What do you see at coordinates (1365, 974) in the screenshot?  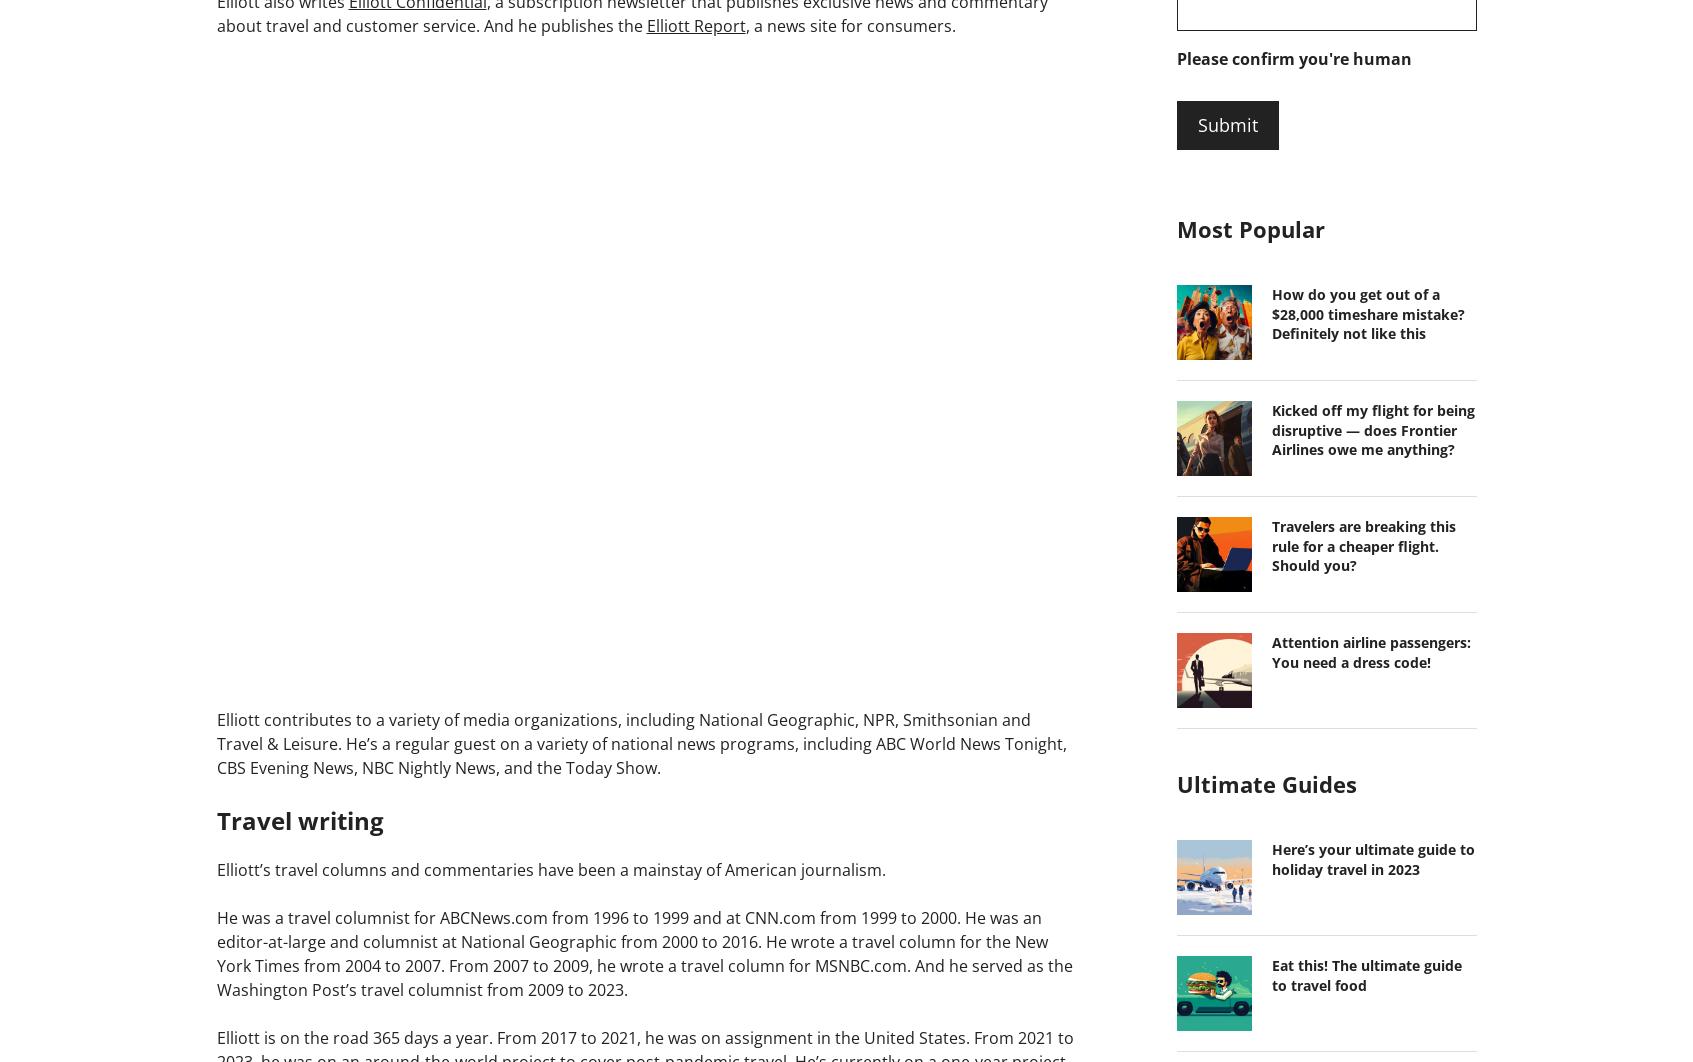 I see `'Eat this! The ultimate guide to travel food'` at bounding box center [1365, 974].